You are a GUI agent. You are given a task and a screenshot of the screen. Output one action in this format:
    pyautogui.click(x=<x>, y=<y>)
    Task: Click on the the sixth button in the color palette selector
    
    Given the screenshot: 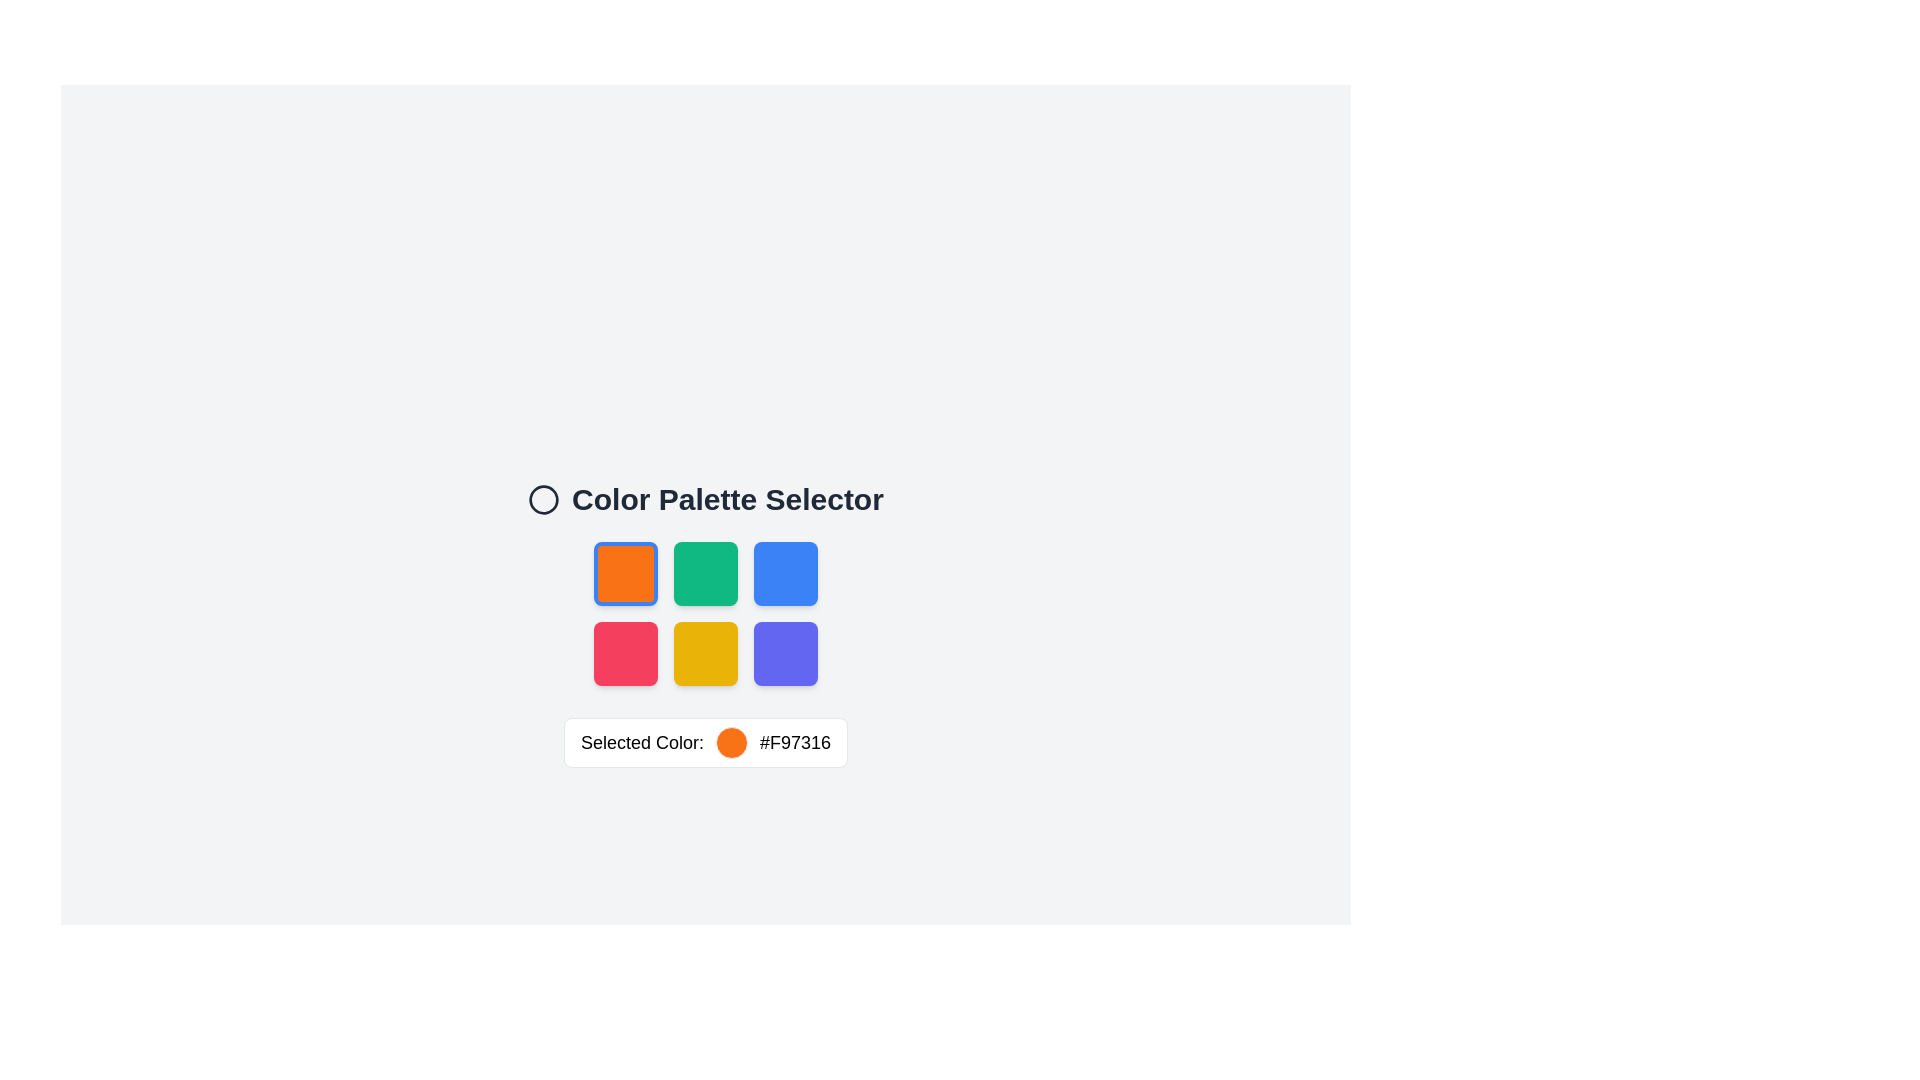 What is the action you would take?
    pyautogui.click(x=785, y=654)
    